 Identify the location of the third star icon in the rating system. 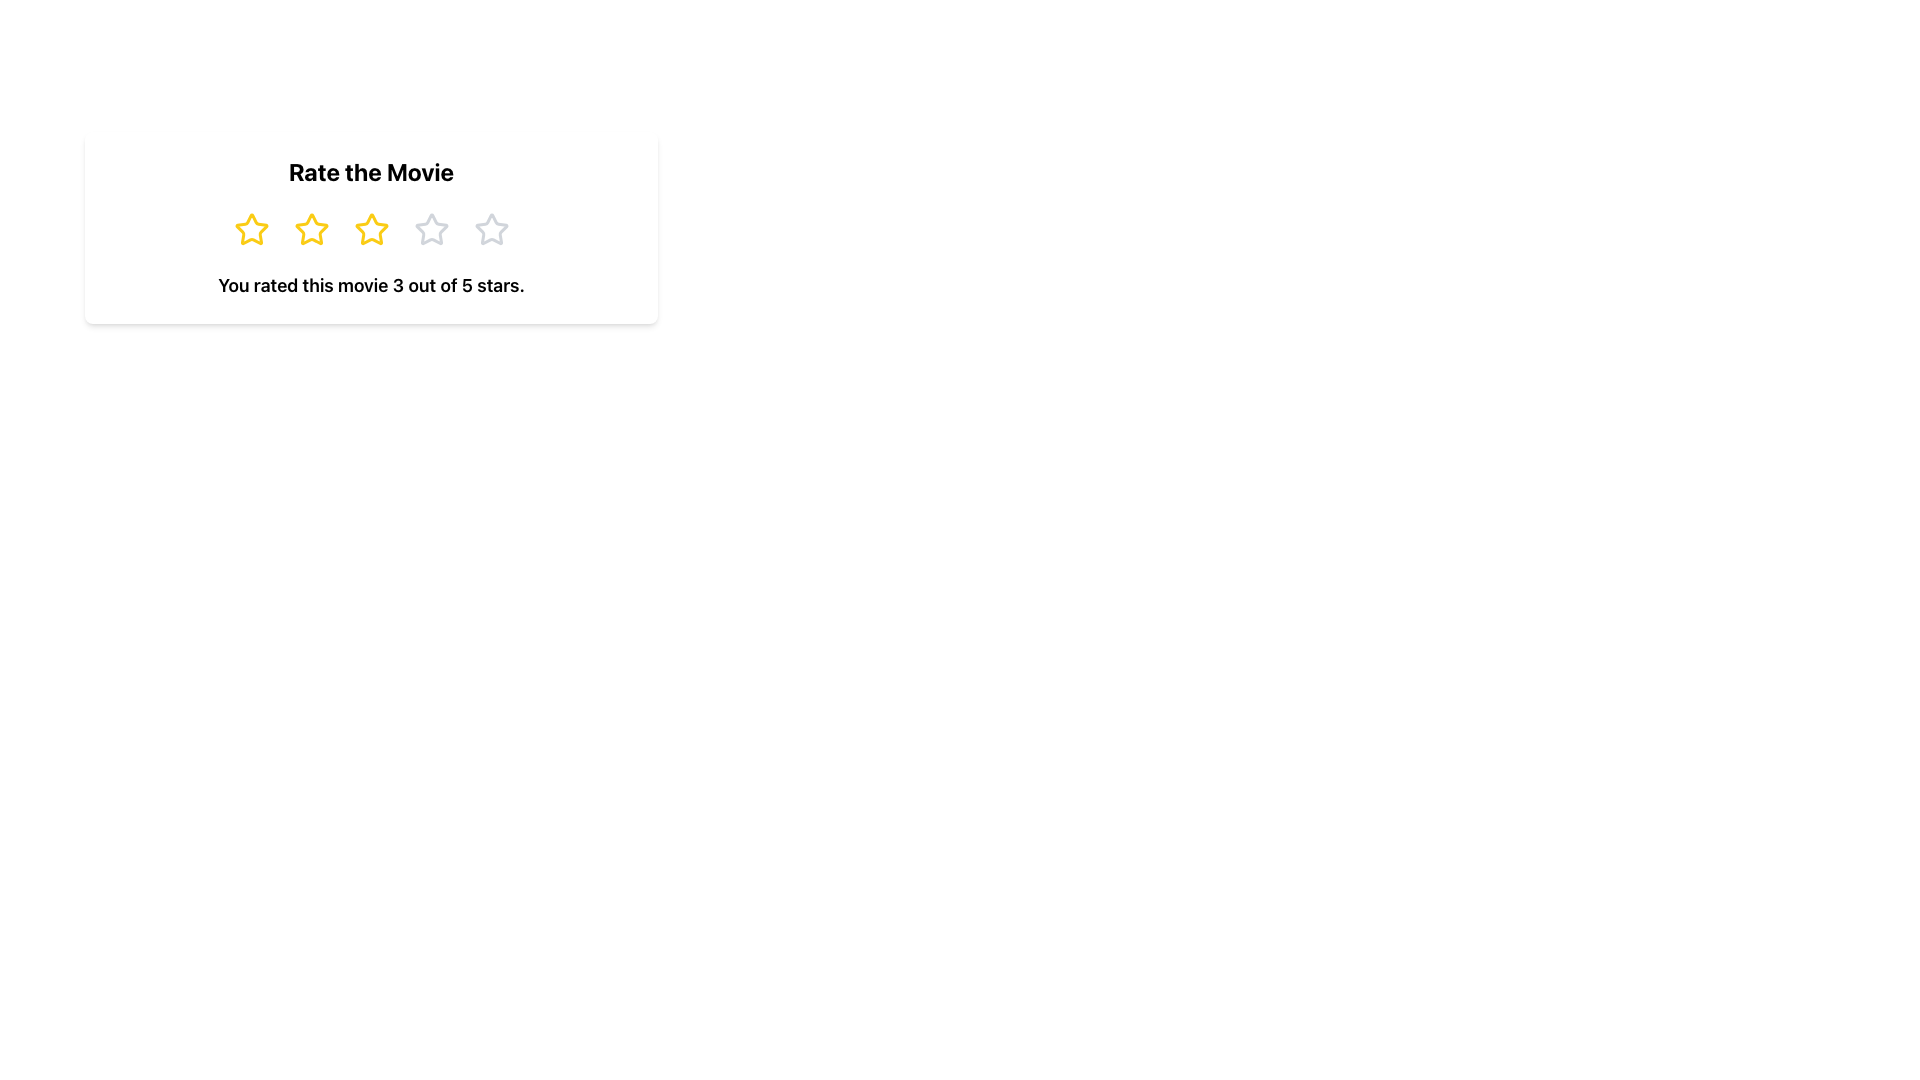
(371, 228).